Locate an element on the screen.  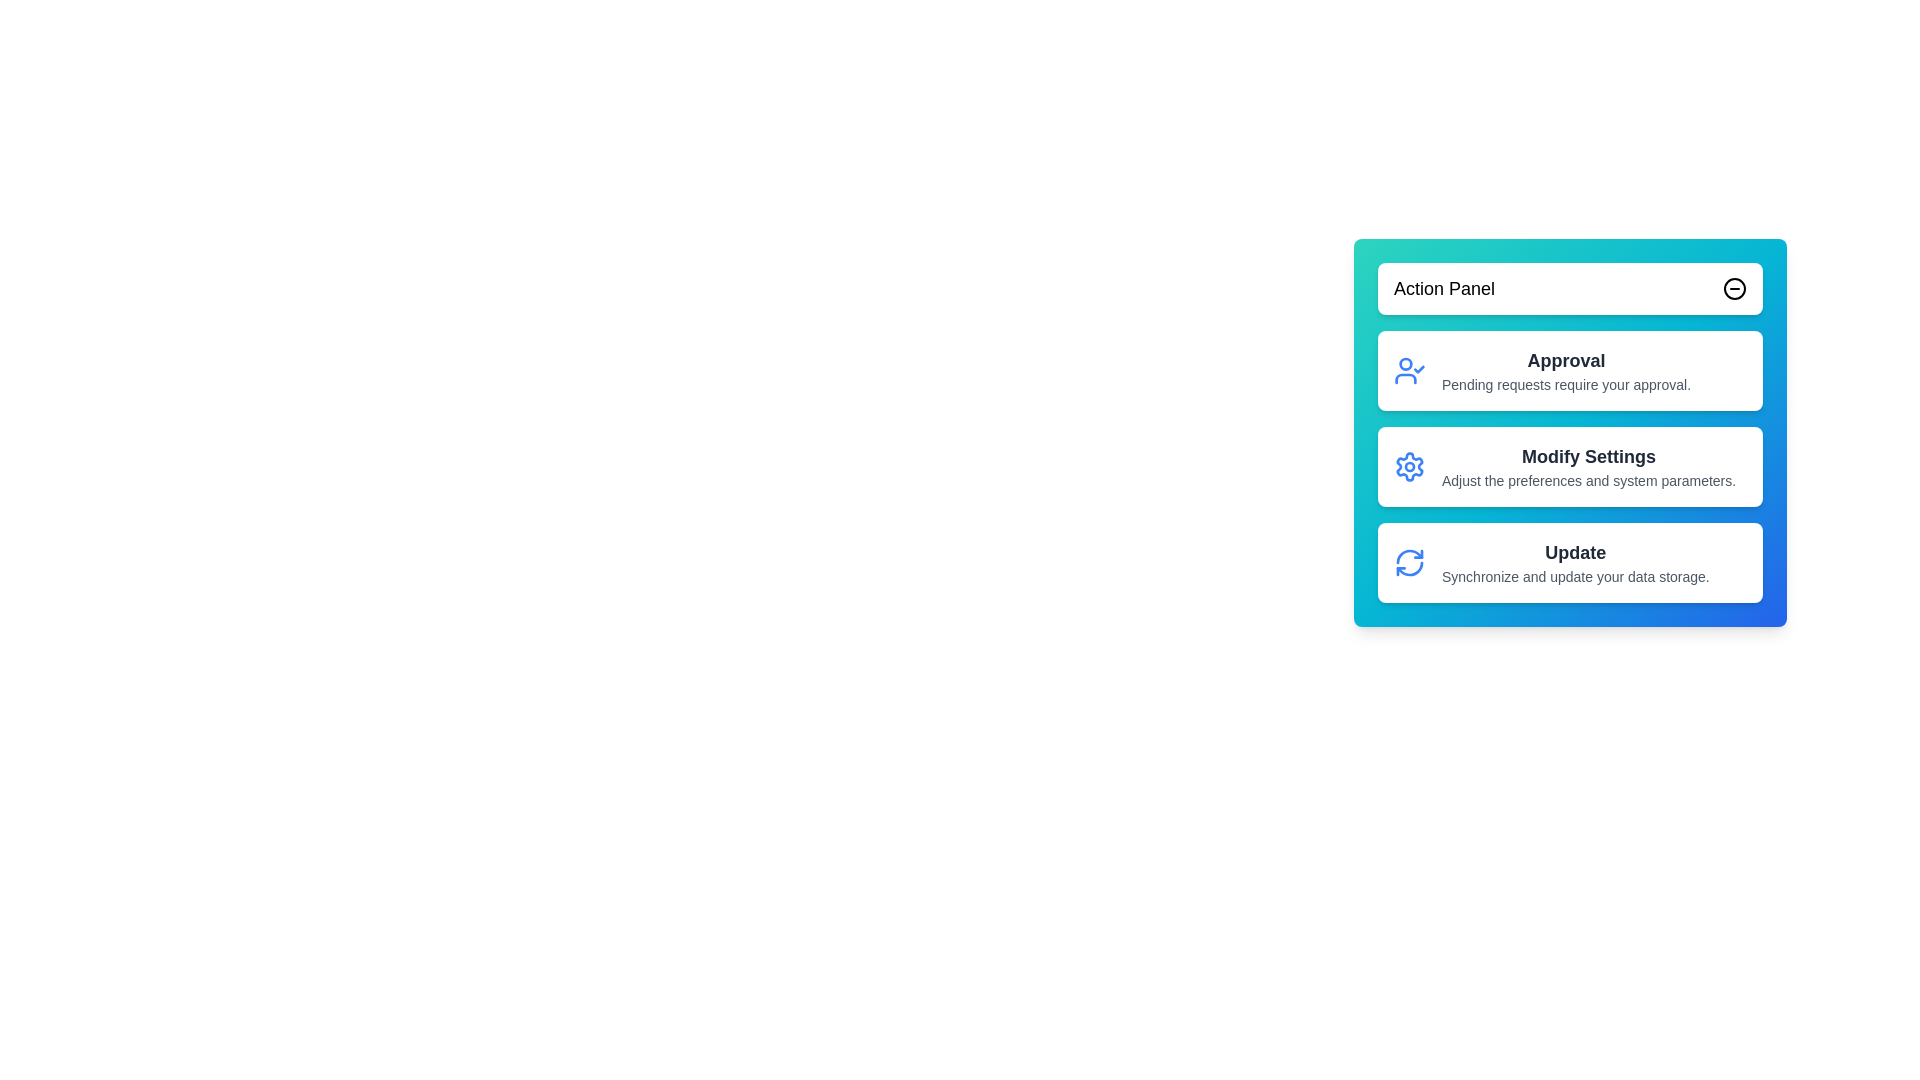
the icon associated with the action Approval is located at coordinates (1409, 370).